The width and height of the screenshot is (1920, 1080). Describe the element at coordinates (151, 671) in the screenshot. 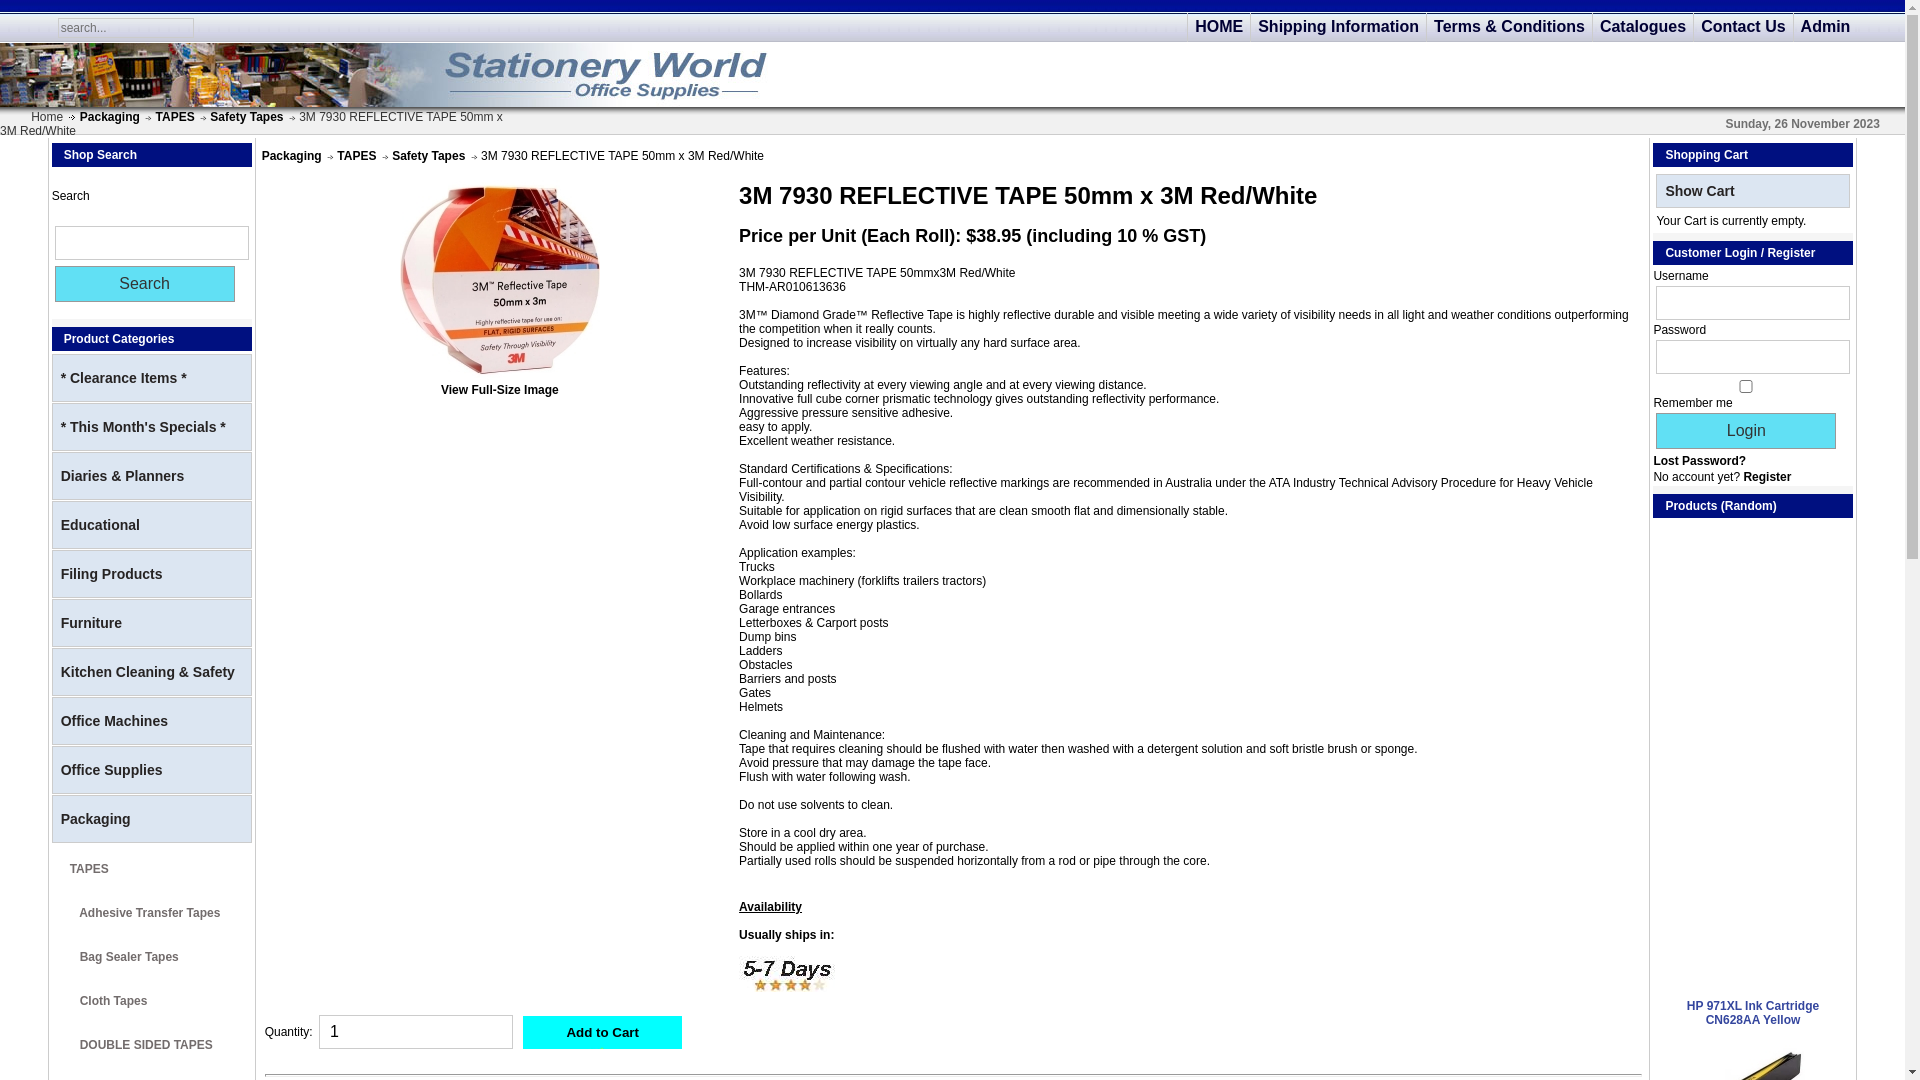

I see `'Kitchen Cleaning & Safety'` at that location.